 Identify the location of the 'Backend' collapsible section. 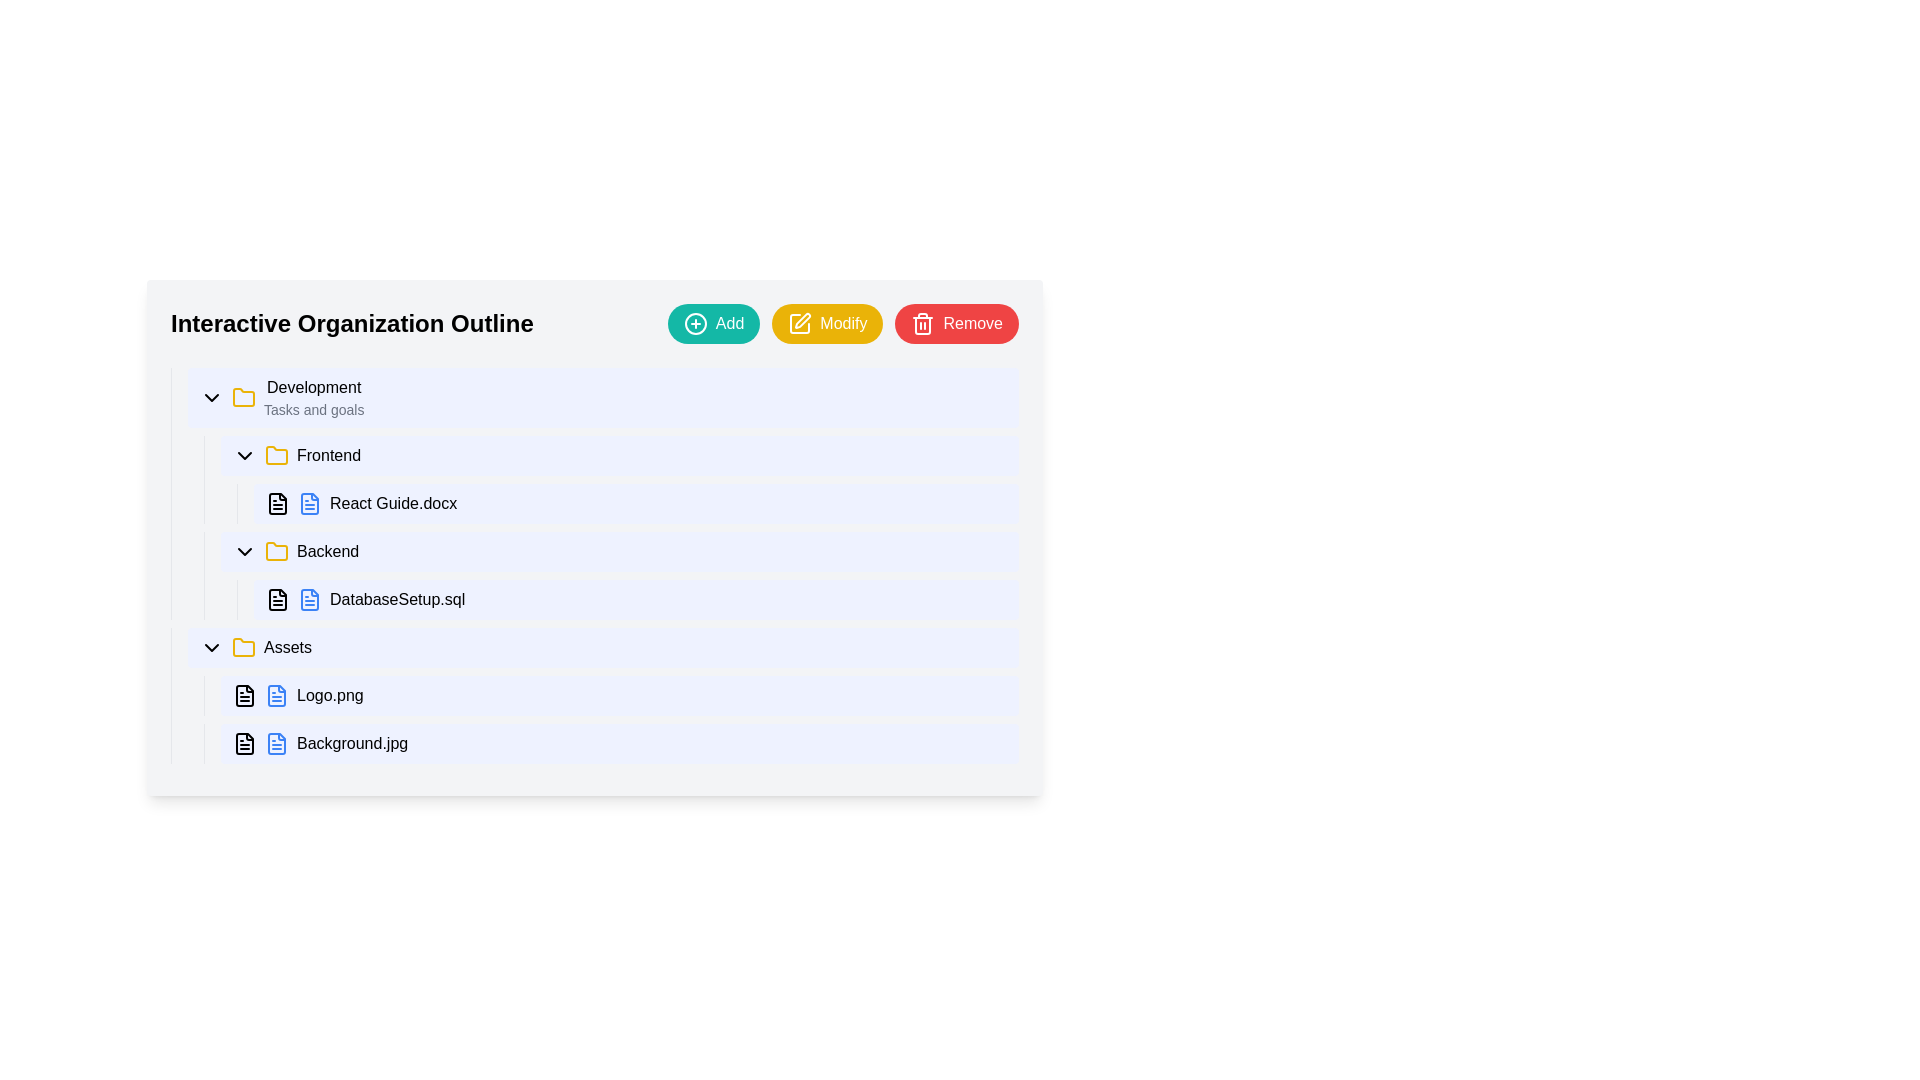
(594, 566).